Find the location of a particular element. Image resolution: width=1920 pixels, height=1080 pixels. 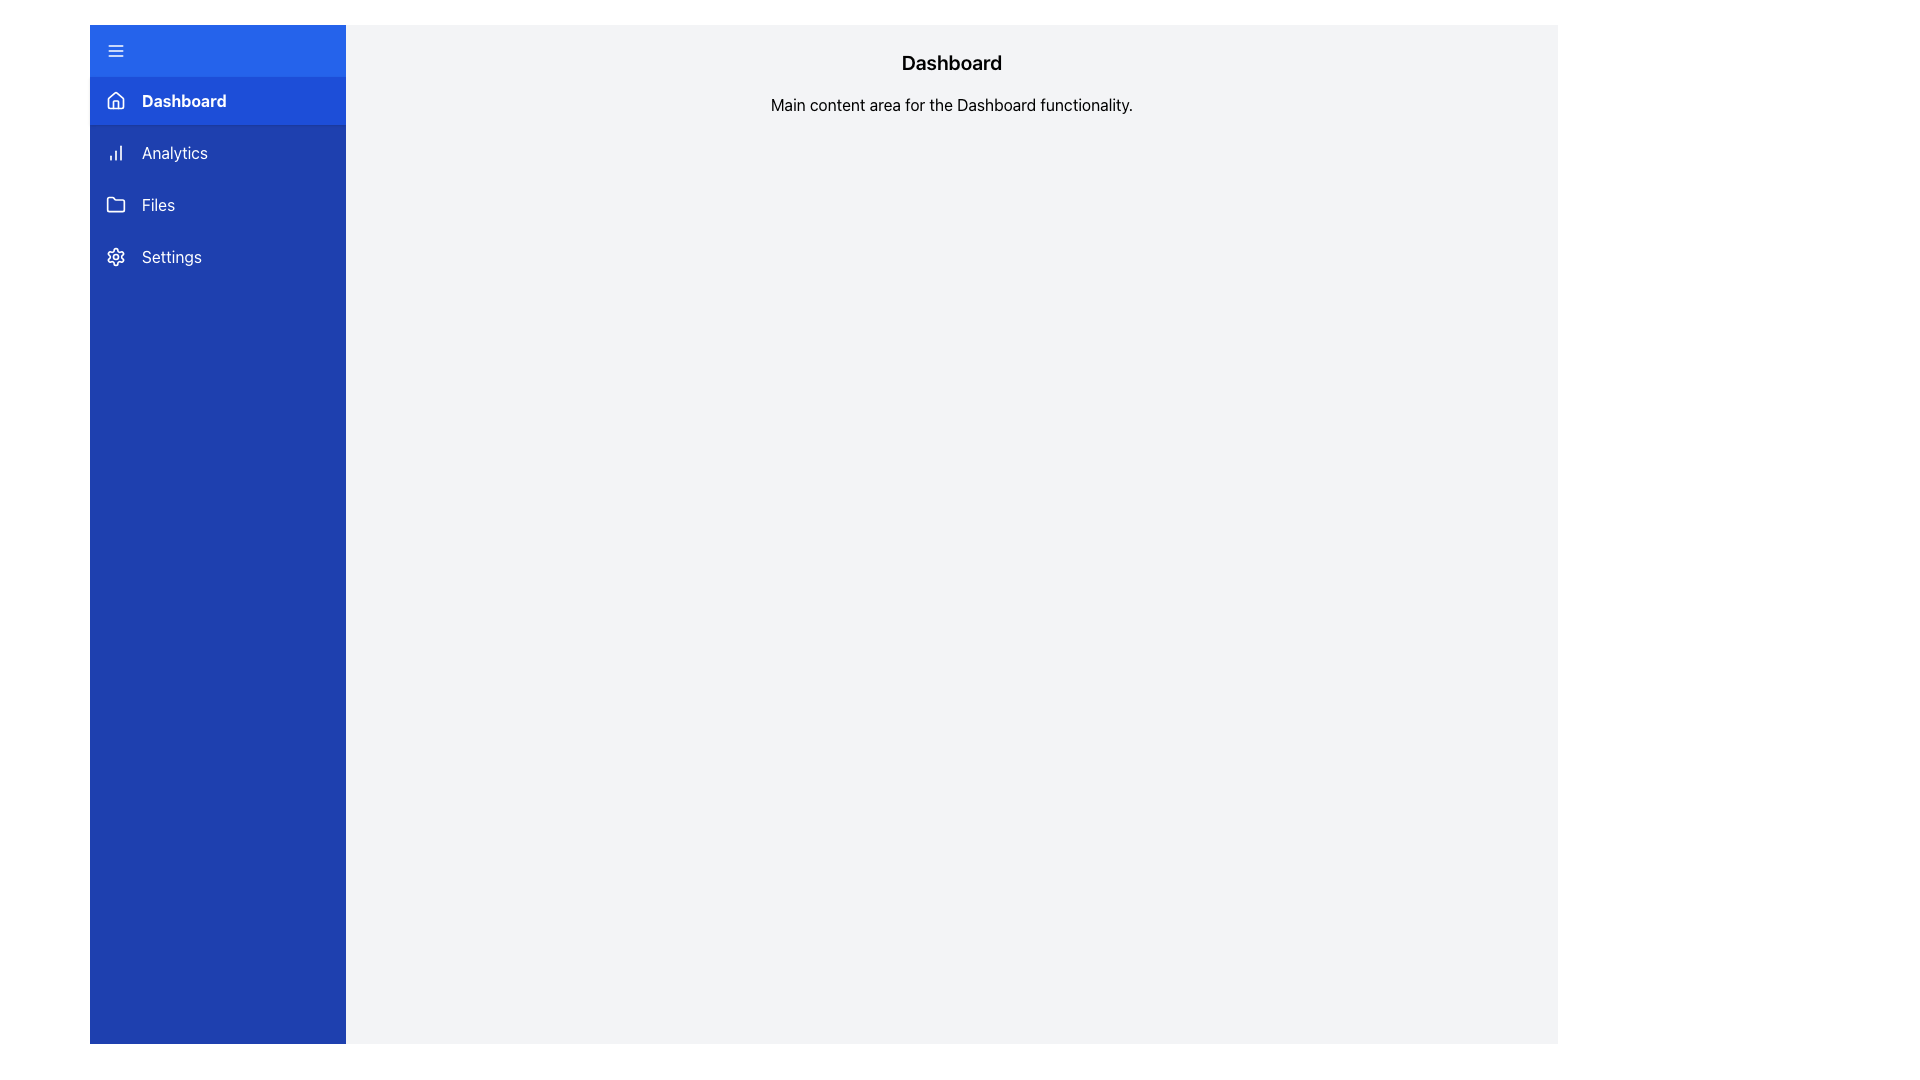

the second item in the vertical navigation sidebar, which serves as a link to the 'Analytics' section is located at coordinates (217, 152).